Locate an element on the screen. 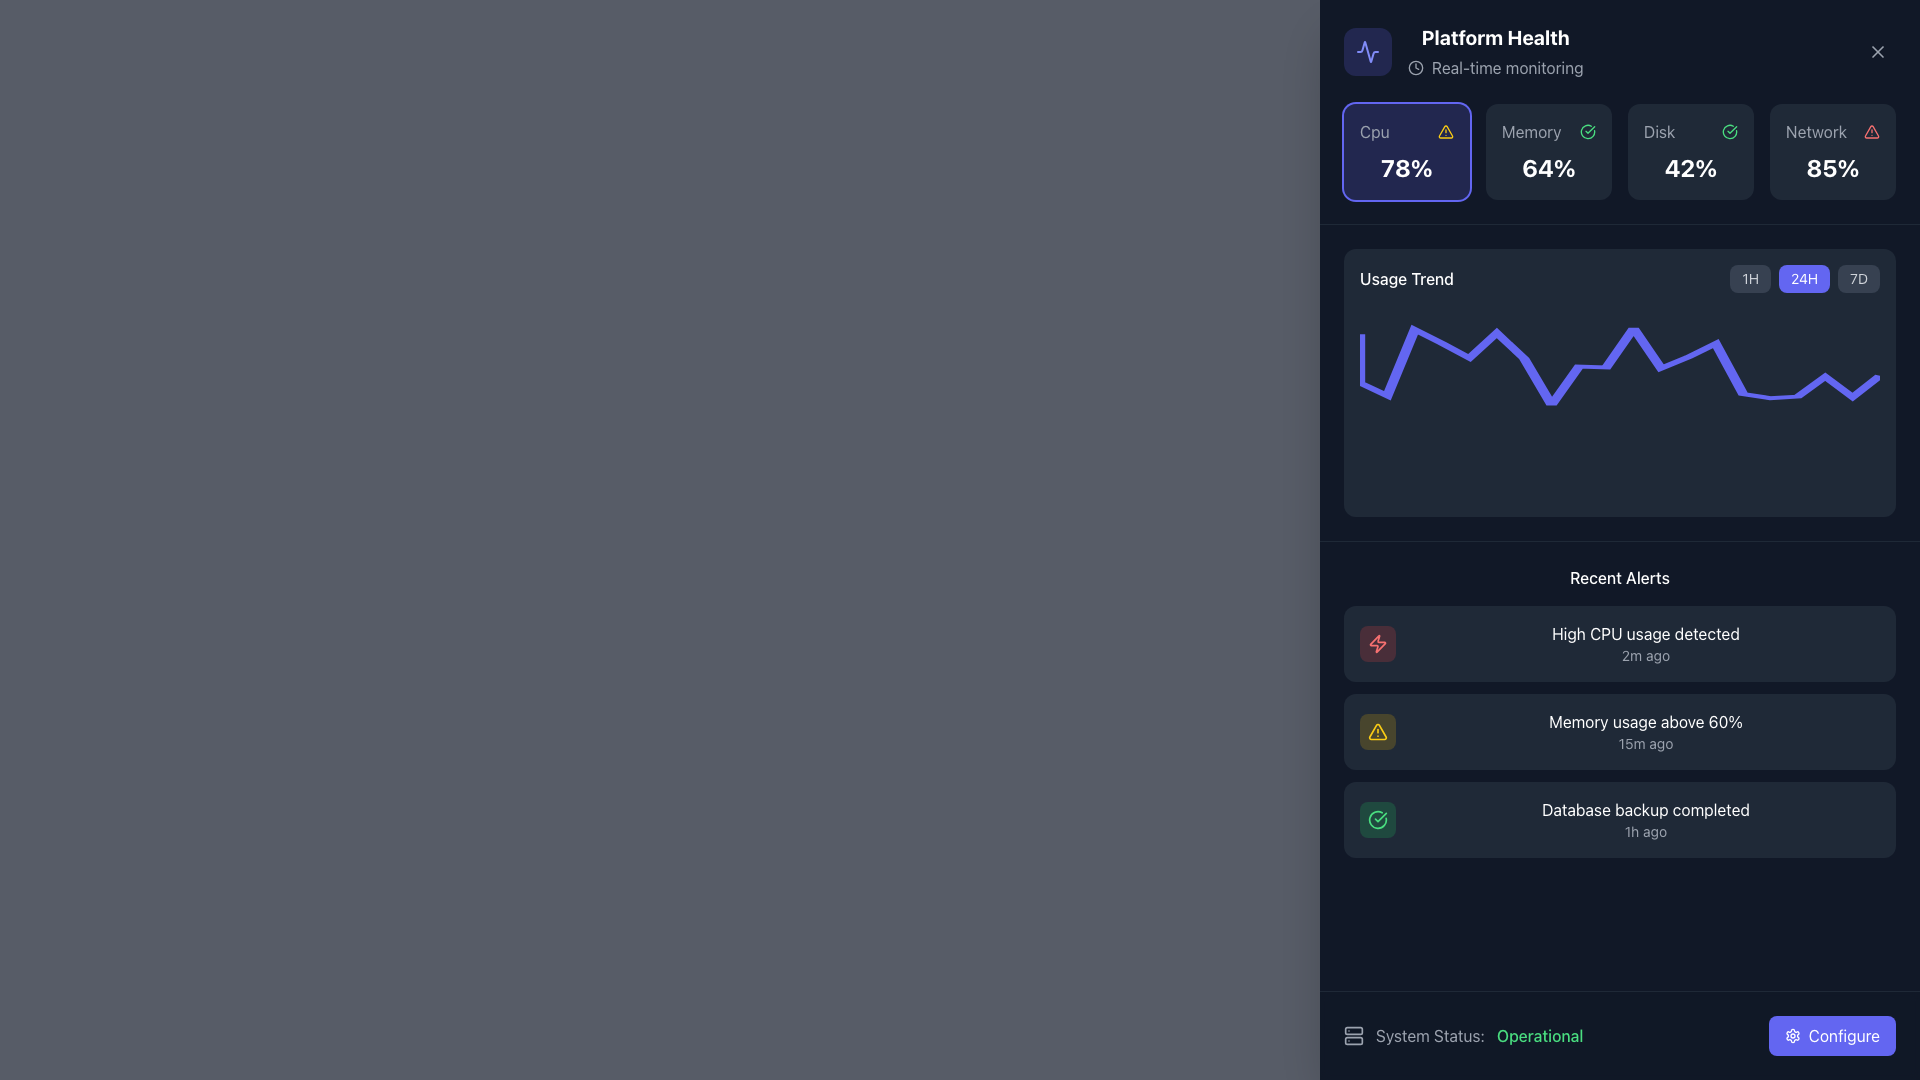  the first button in the horizontal row of three buttons in the 'Usage Trend' section is located at coordinates (1749, 278).